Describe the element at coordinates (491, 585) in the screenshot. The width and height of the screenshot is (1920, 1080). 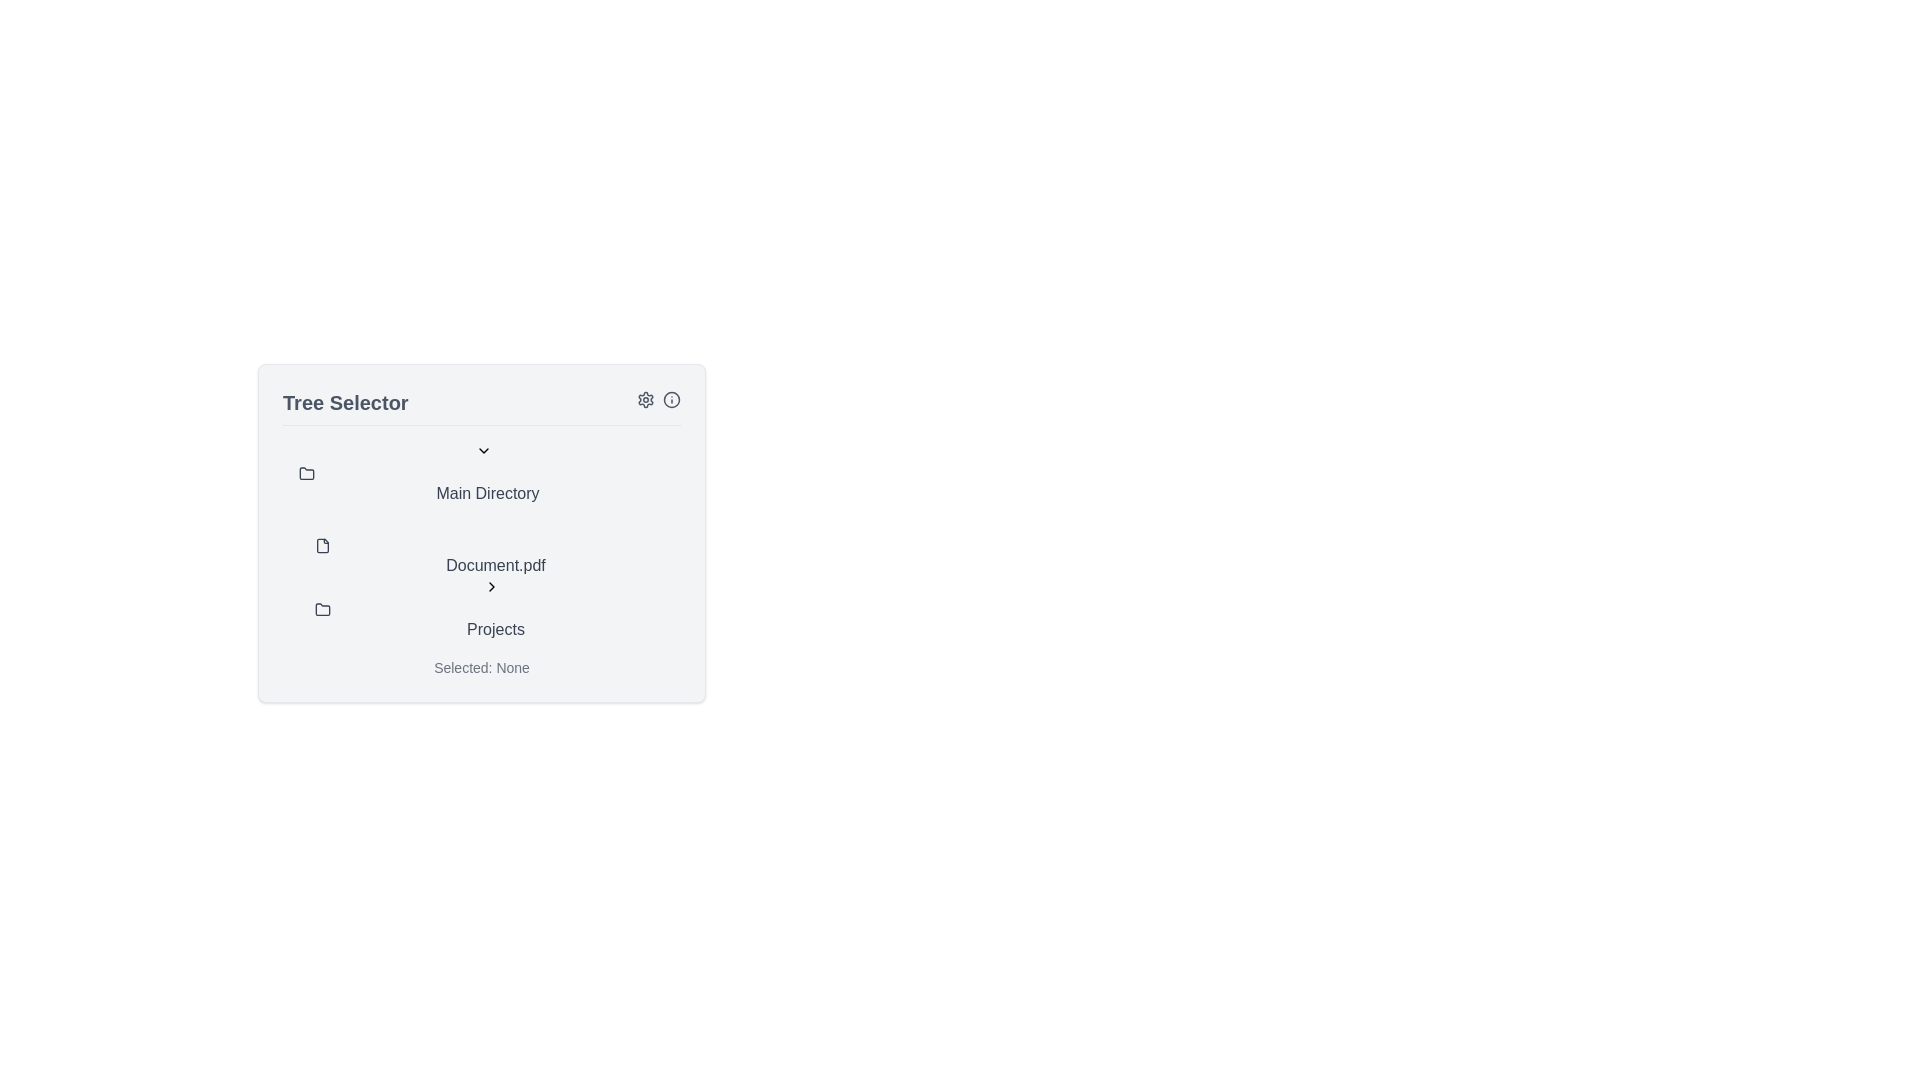
I see `the small right arrow button located to the left of the 'Projects' text in the 'Tree Selector' component` at that location.